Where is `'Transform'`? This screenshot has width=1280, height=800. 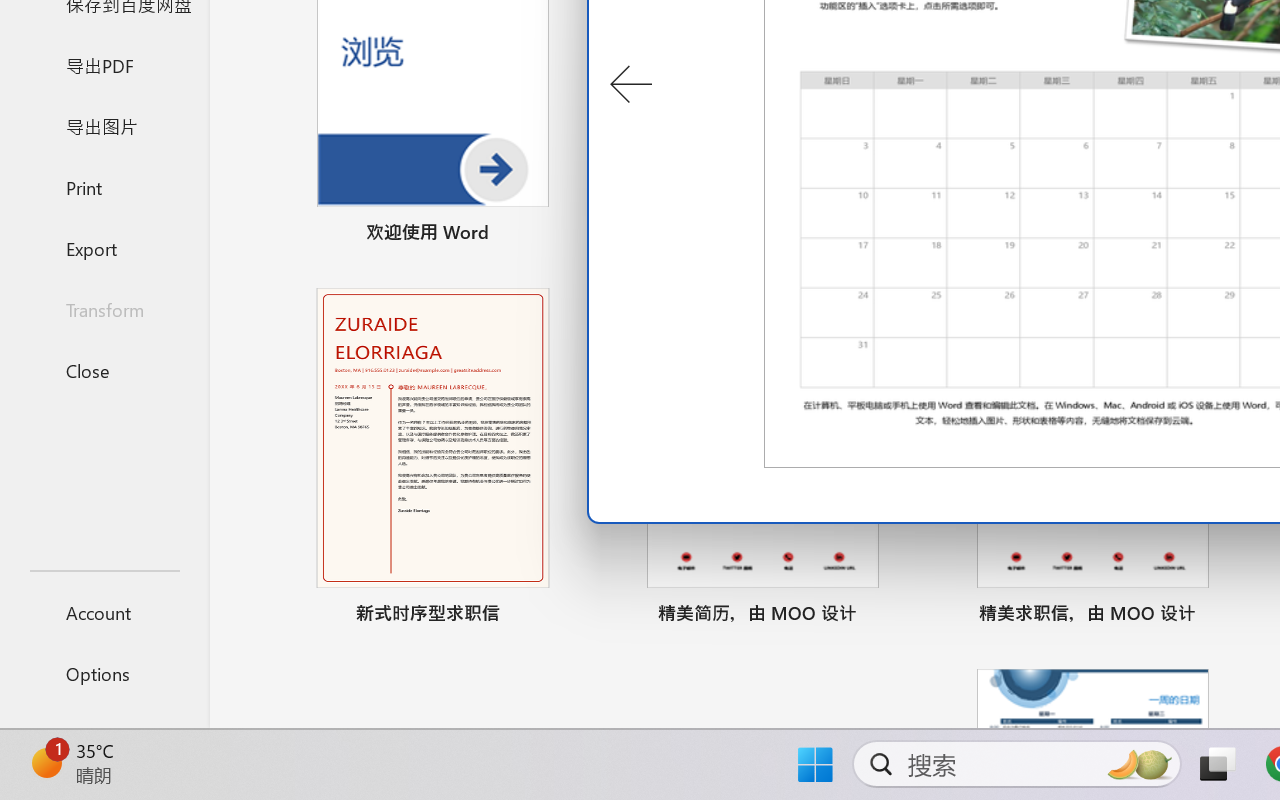
'Transform' is located at coordinates (103, 308).